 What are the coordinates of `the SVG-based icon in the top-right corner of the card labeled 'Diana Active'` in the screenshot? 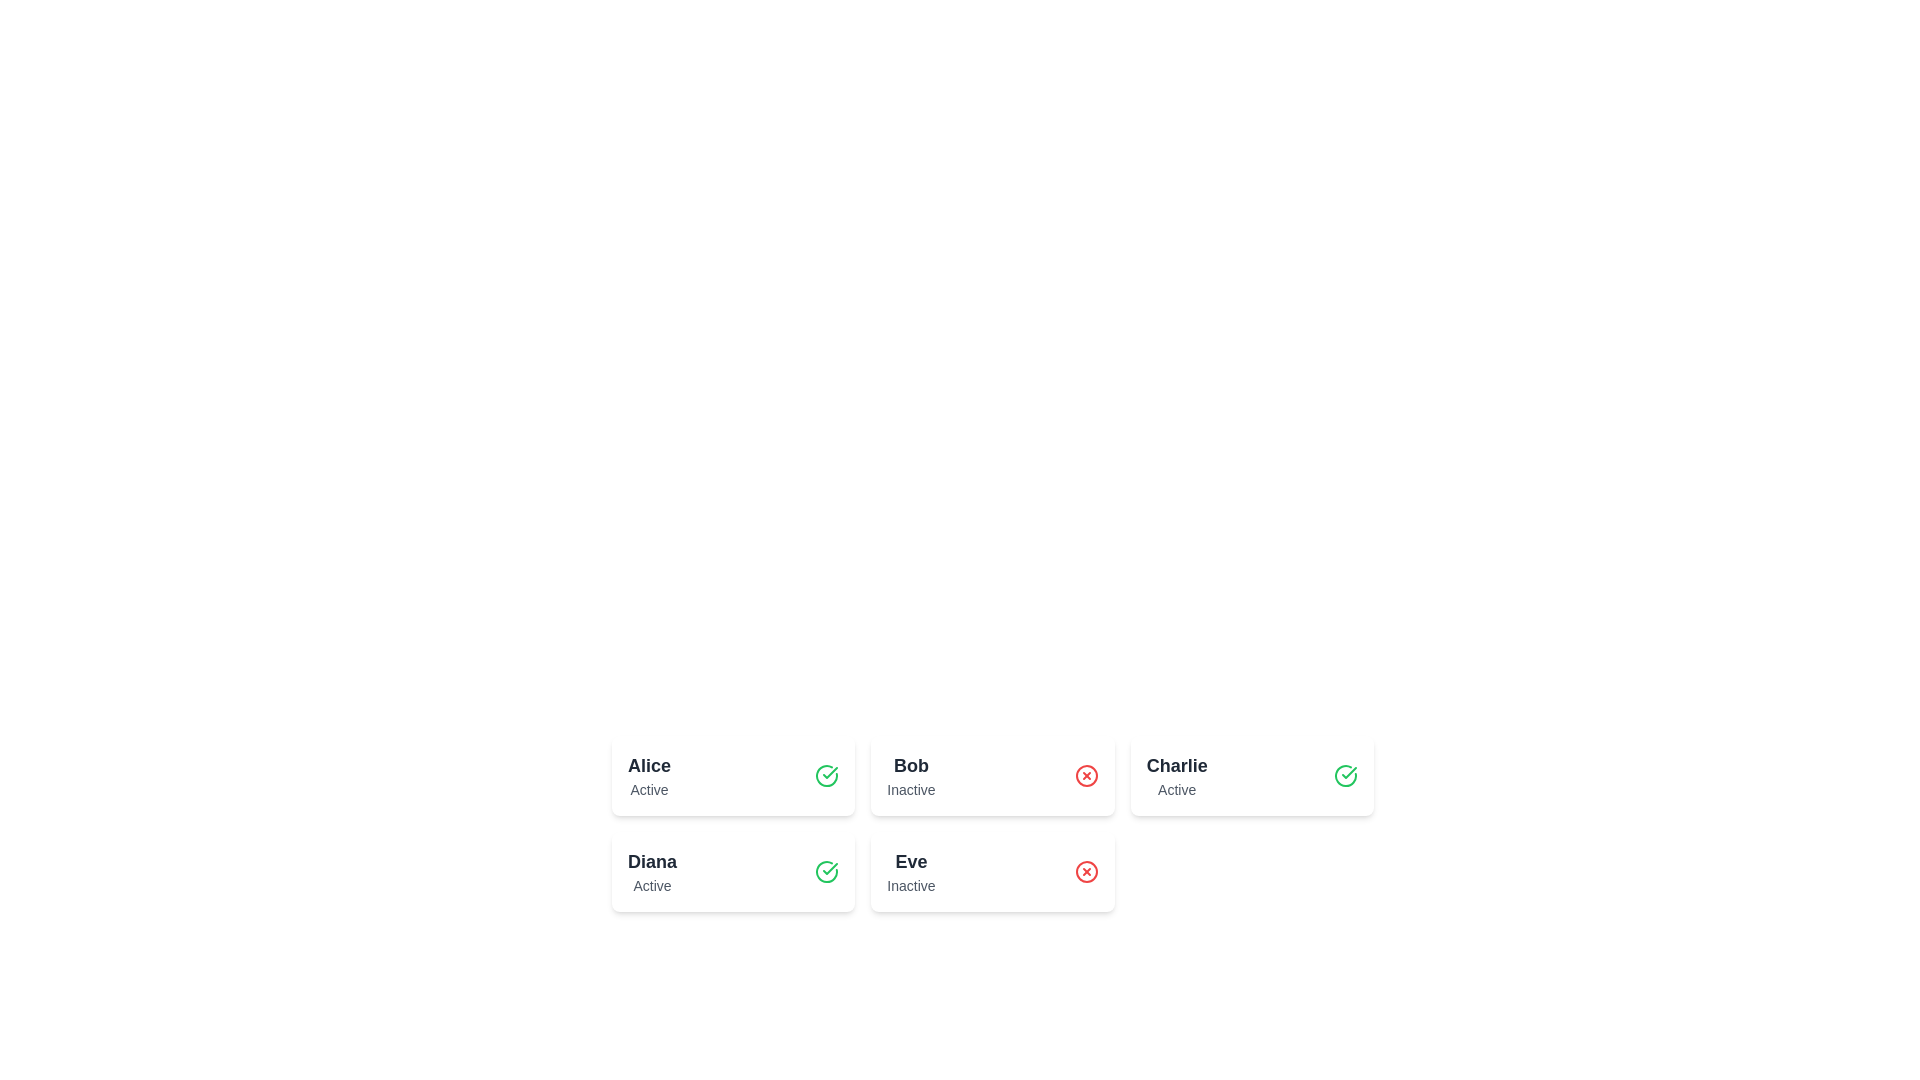 It's located at (827, 870).